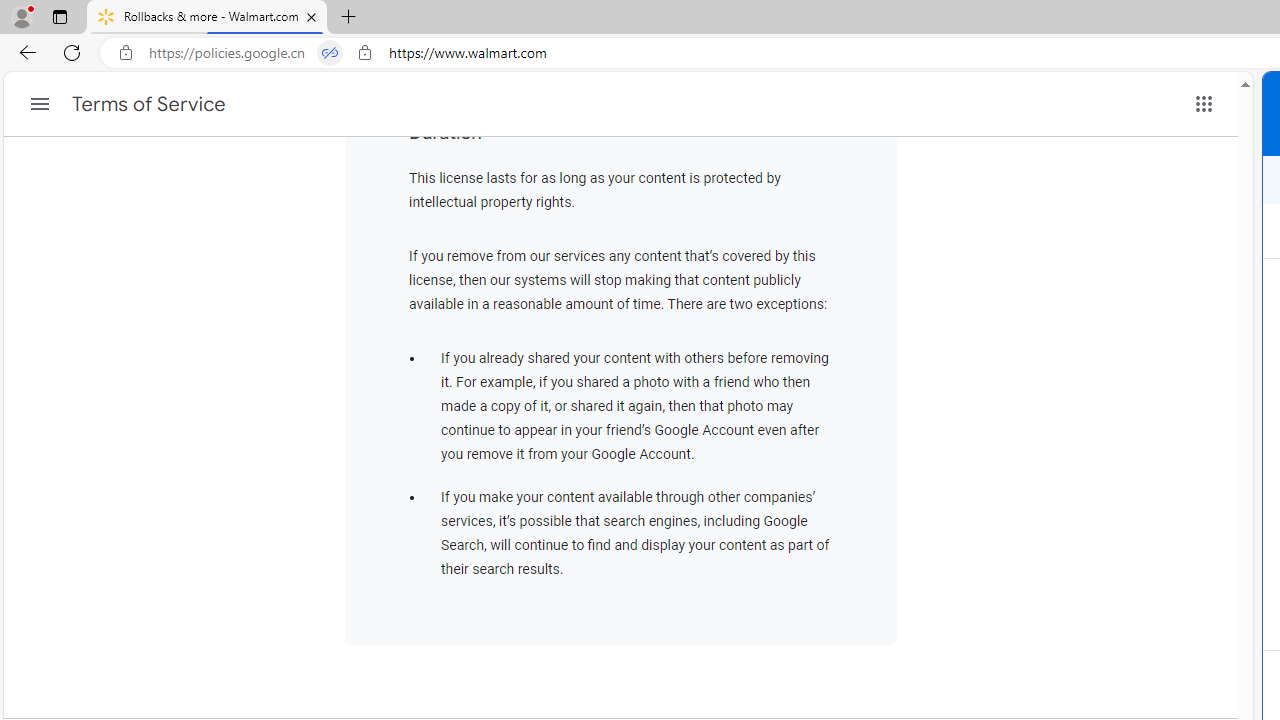  What do you see at coordinates (72, 51) in the screenshot?
I see `'Refresh'` at bounding box center [72, 51].